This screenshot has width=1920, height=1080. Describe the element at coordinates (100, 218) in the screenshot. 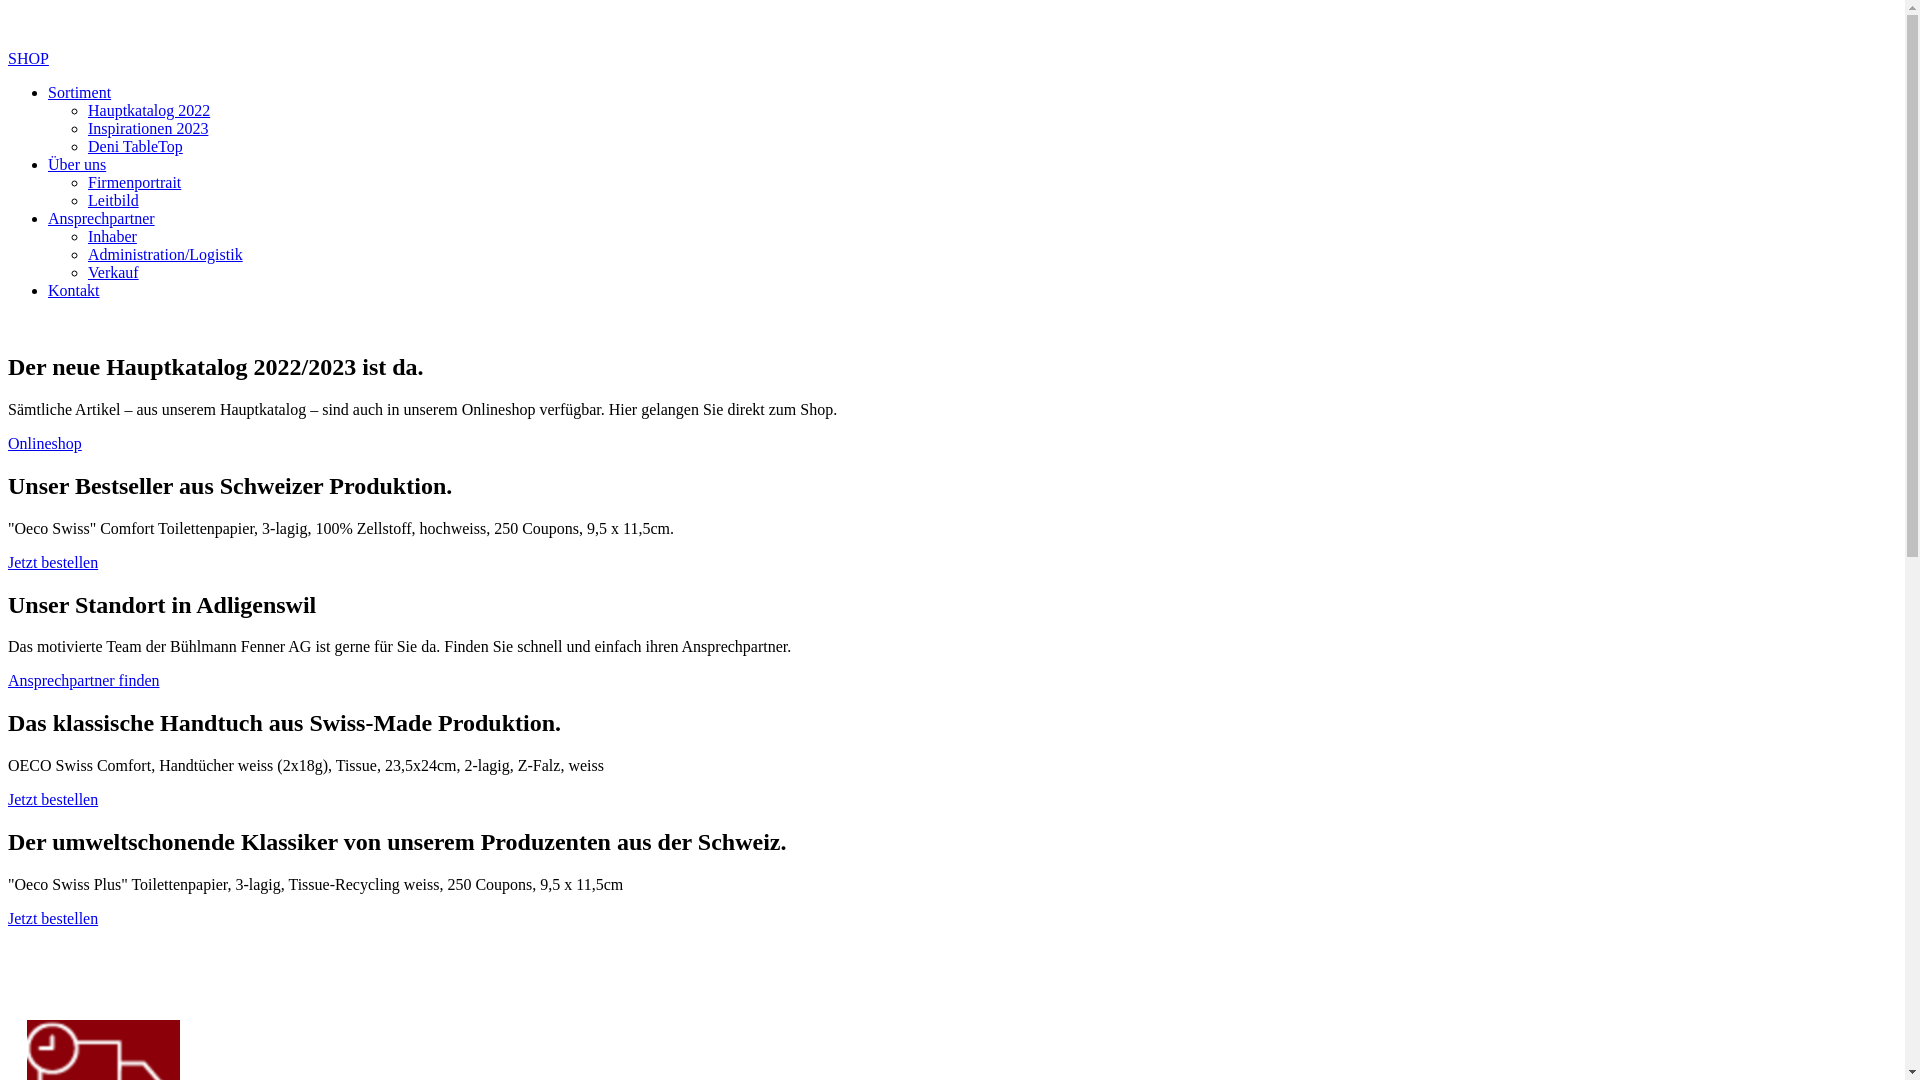

I see `'Ansprechpartner'` at that location.